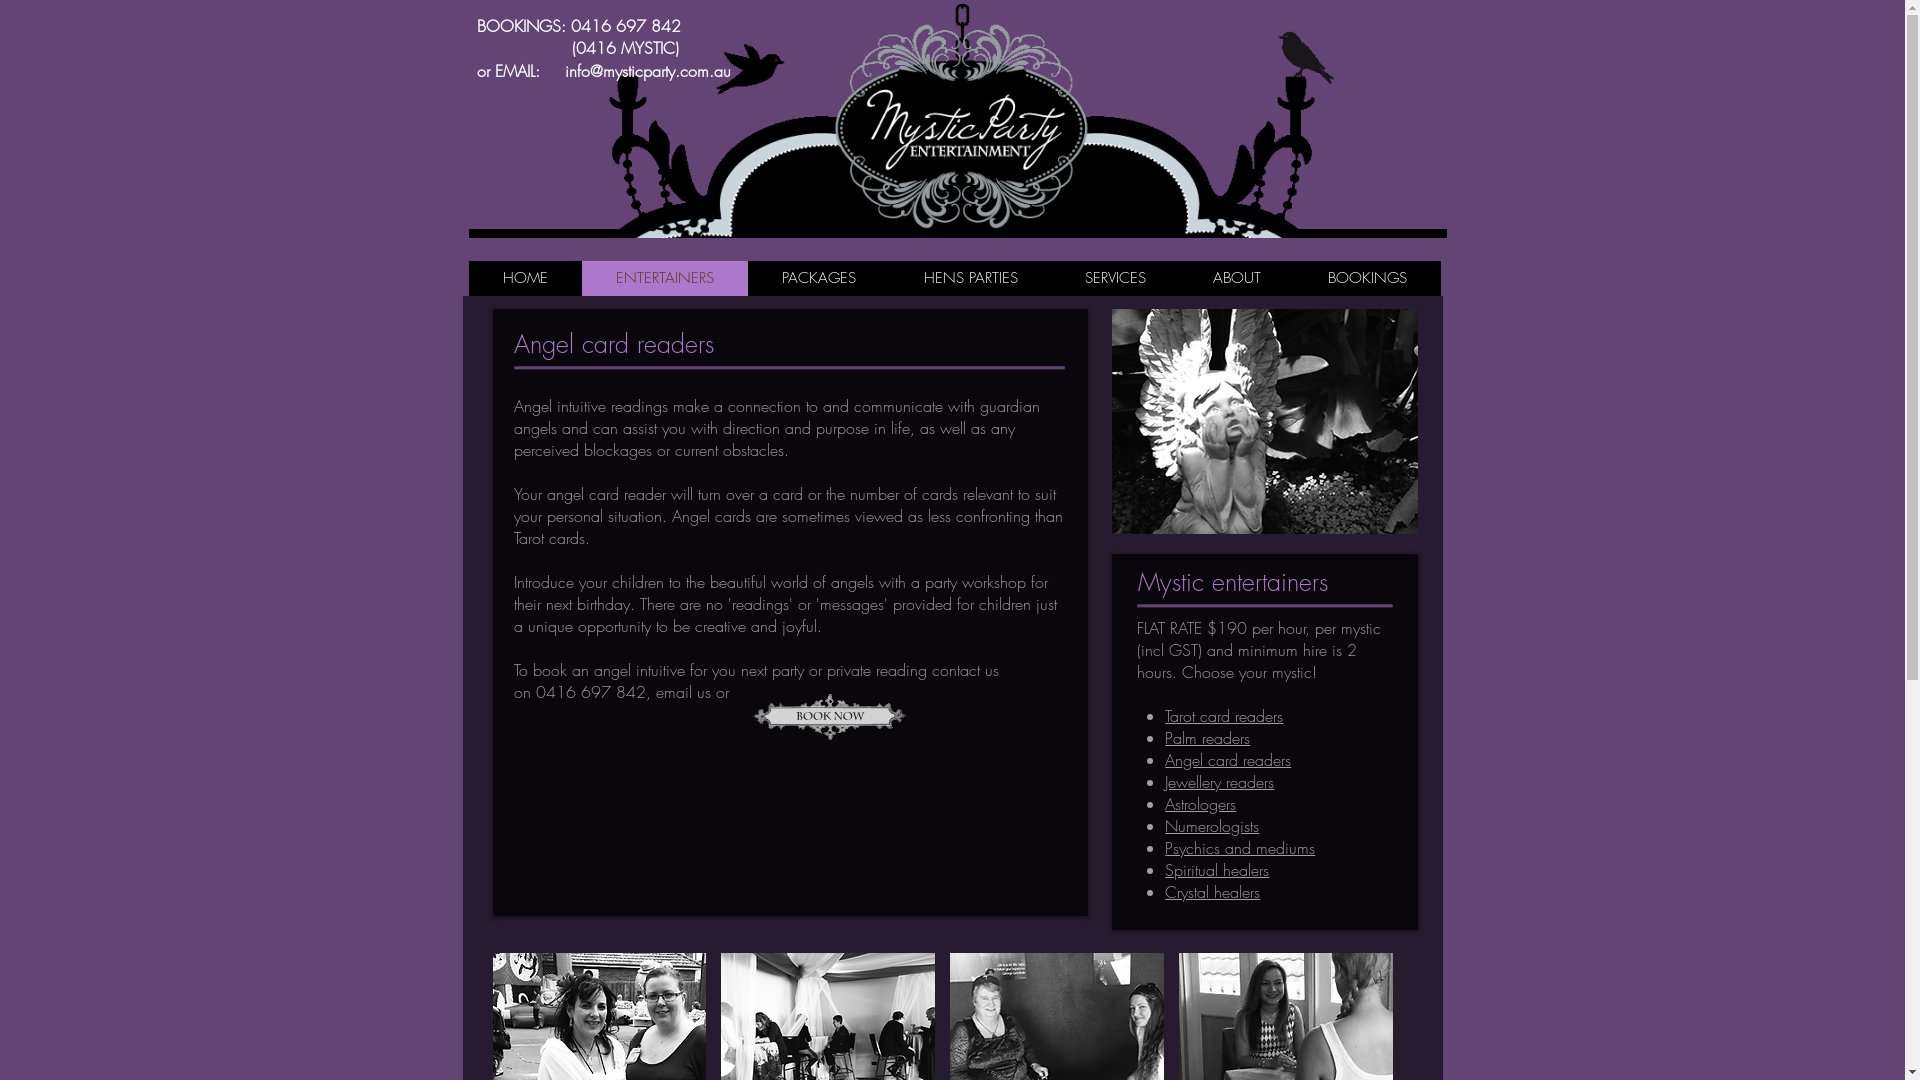  Describe the element at coordinates (1218, 781) in the screenshot. I see `'Jewellery readers'` at that location.